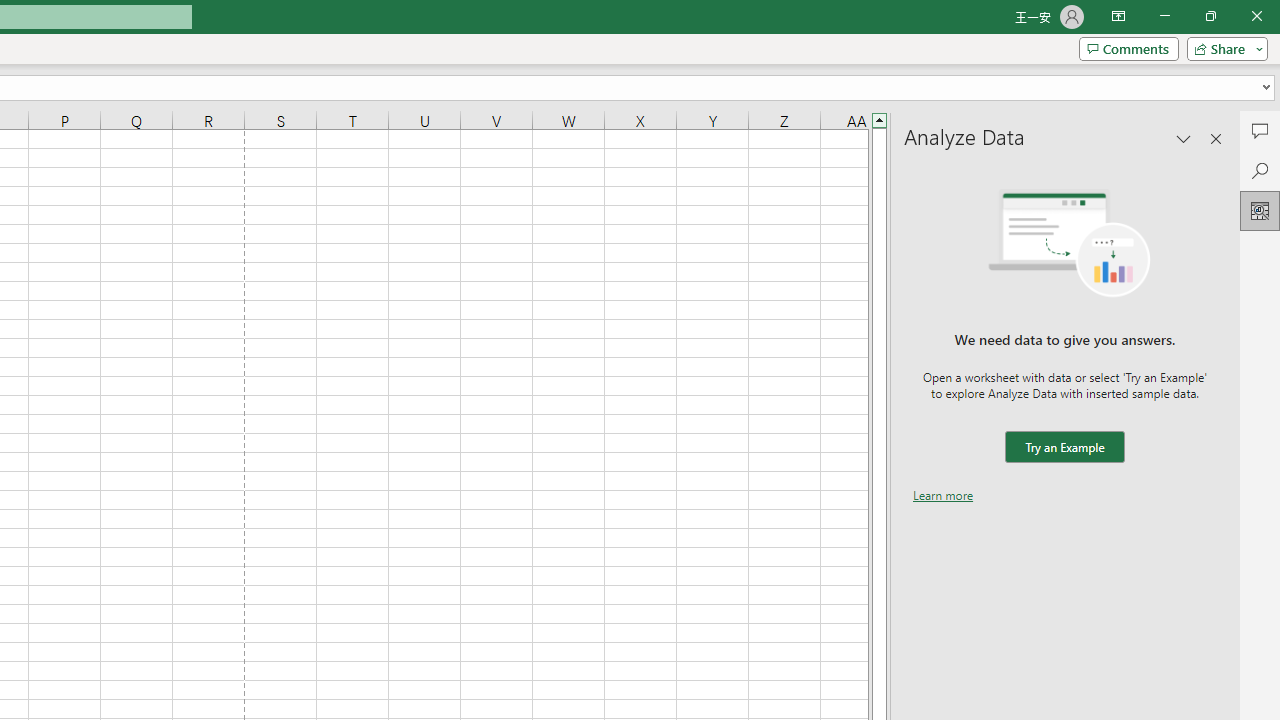 Image resolution: width=1280 pixels, height=720 pixels. Describe the element at coordinates (942, 495) in the screenshot. I see `'Learn more'` at that location.